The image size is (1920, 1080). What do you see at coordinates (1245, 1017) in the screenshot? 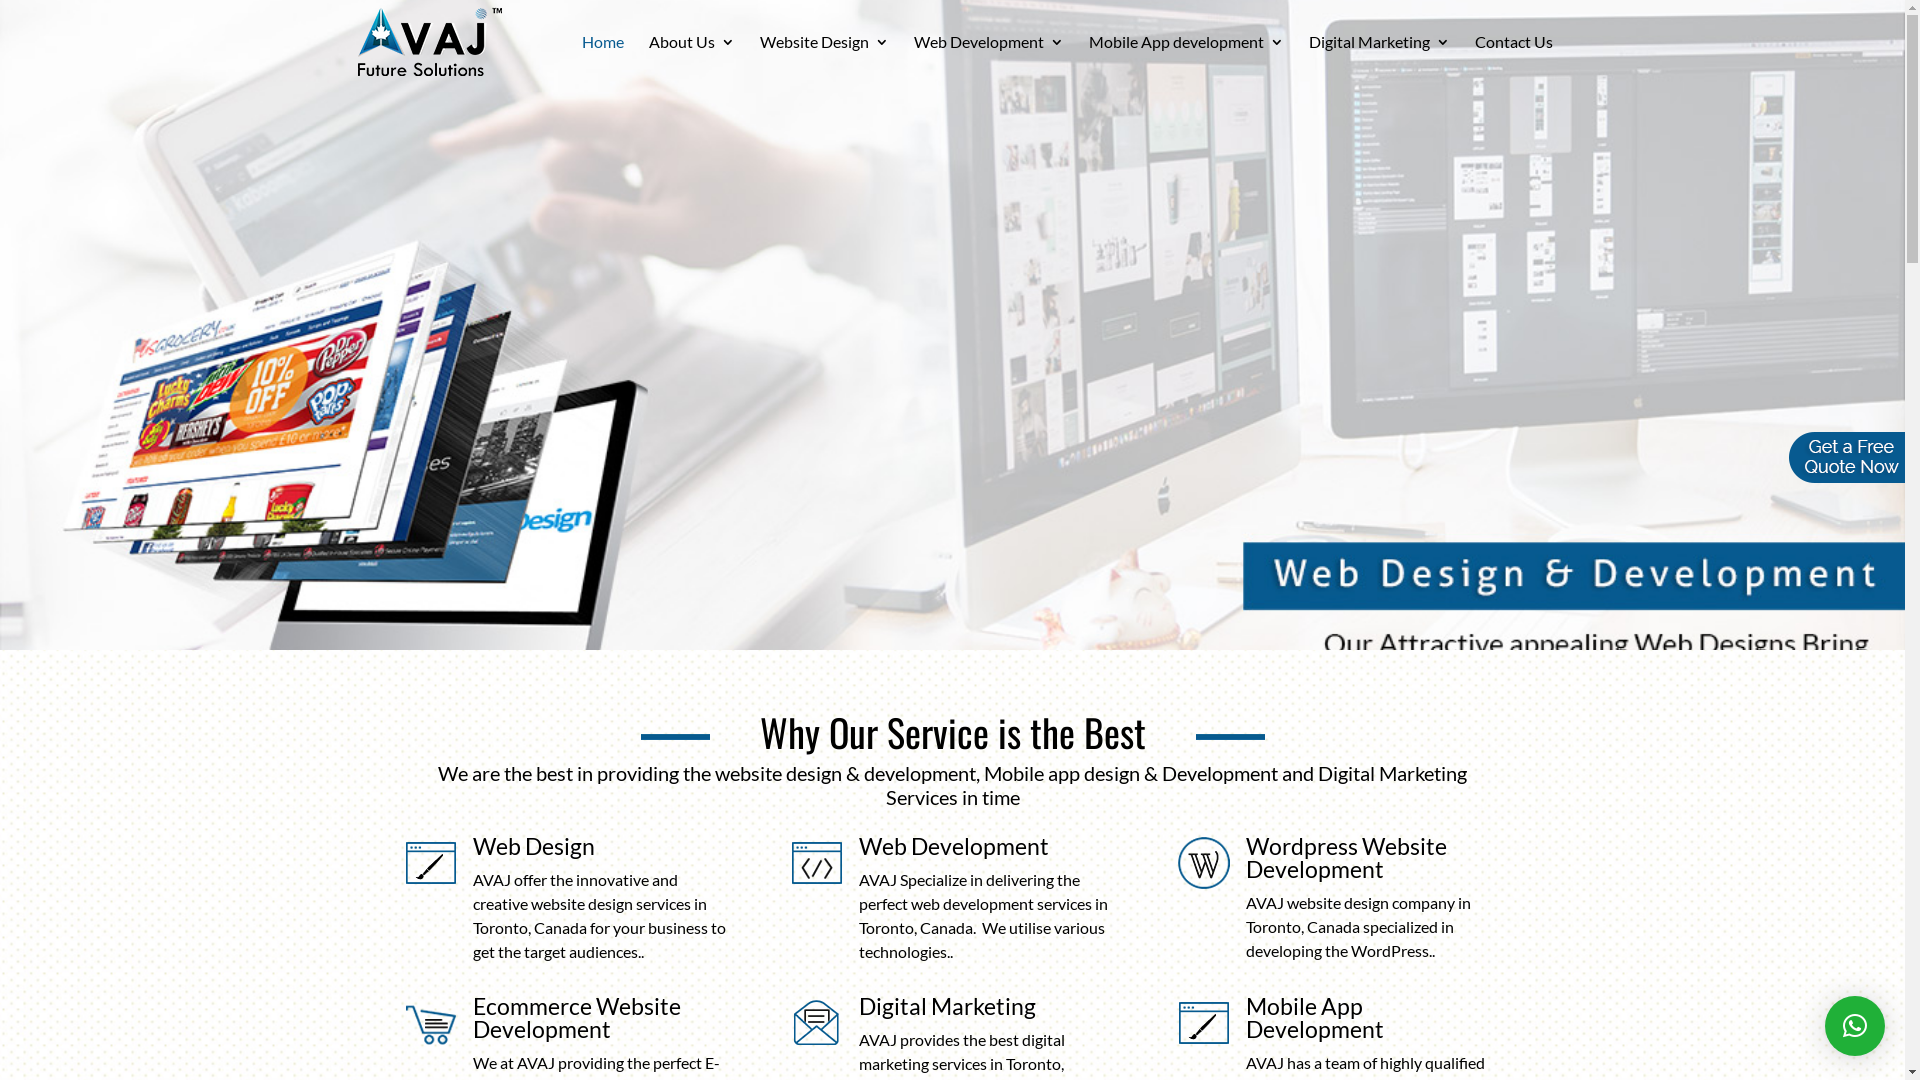
I see `'Mobile App Development'` at bounding box center [1245, 1017].